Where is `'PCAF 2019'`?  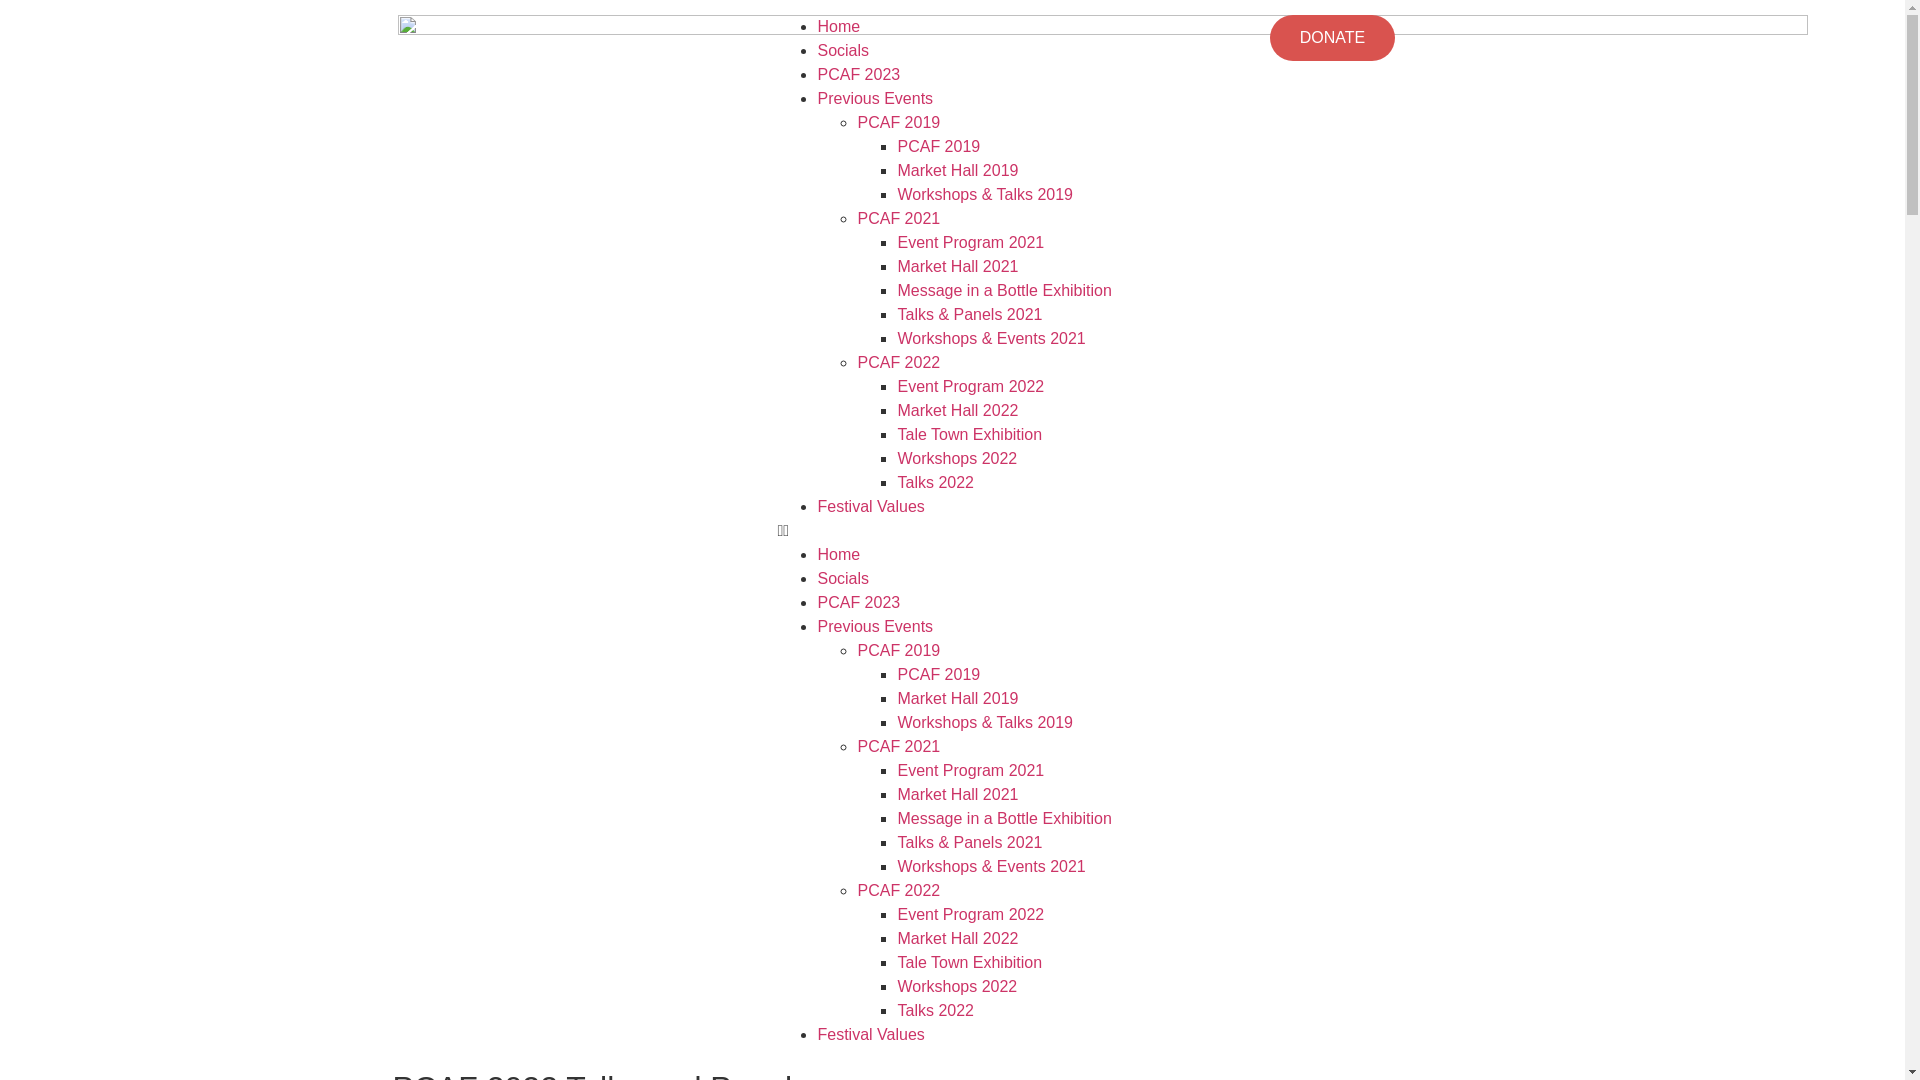 'PCAF 2019' is located at coordinates (857, 122).